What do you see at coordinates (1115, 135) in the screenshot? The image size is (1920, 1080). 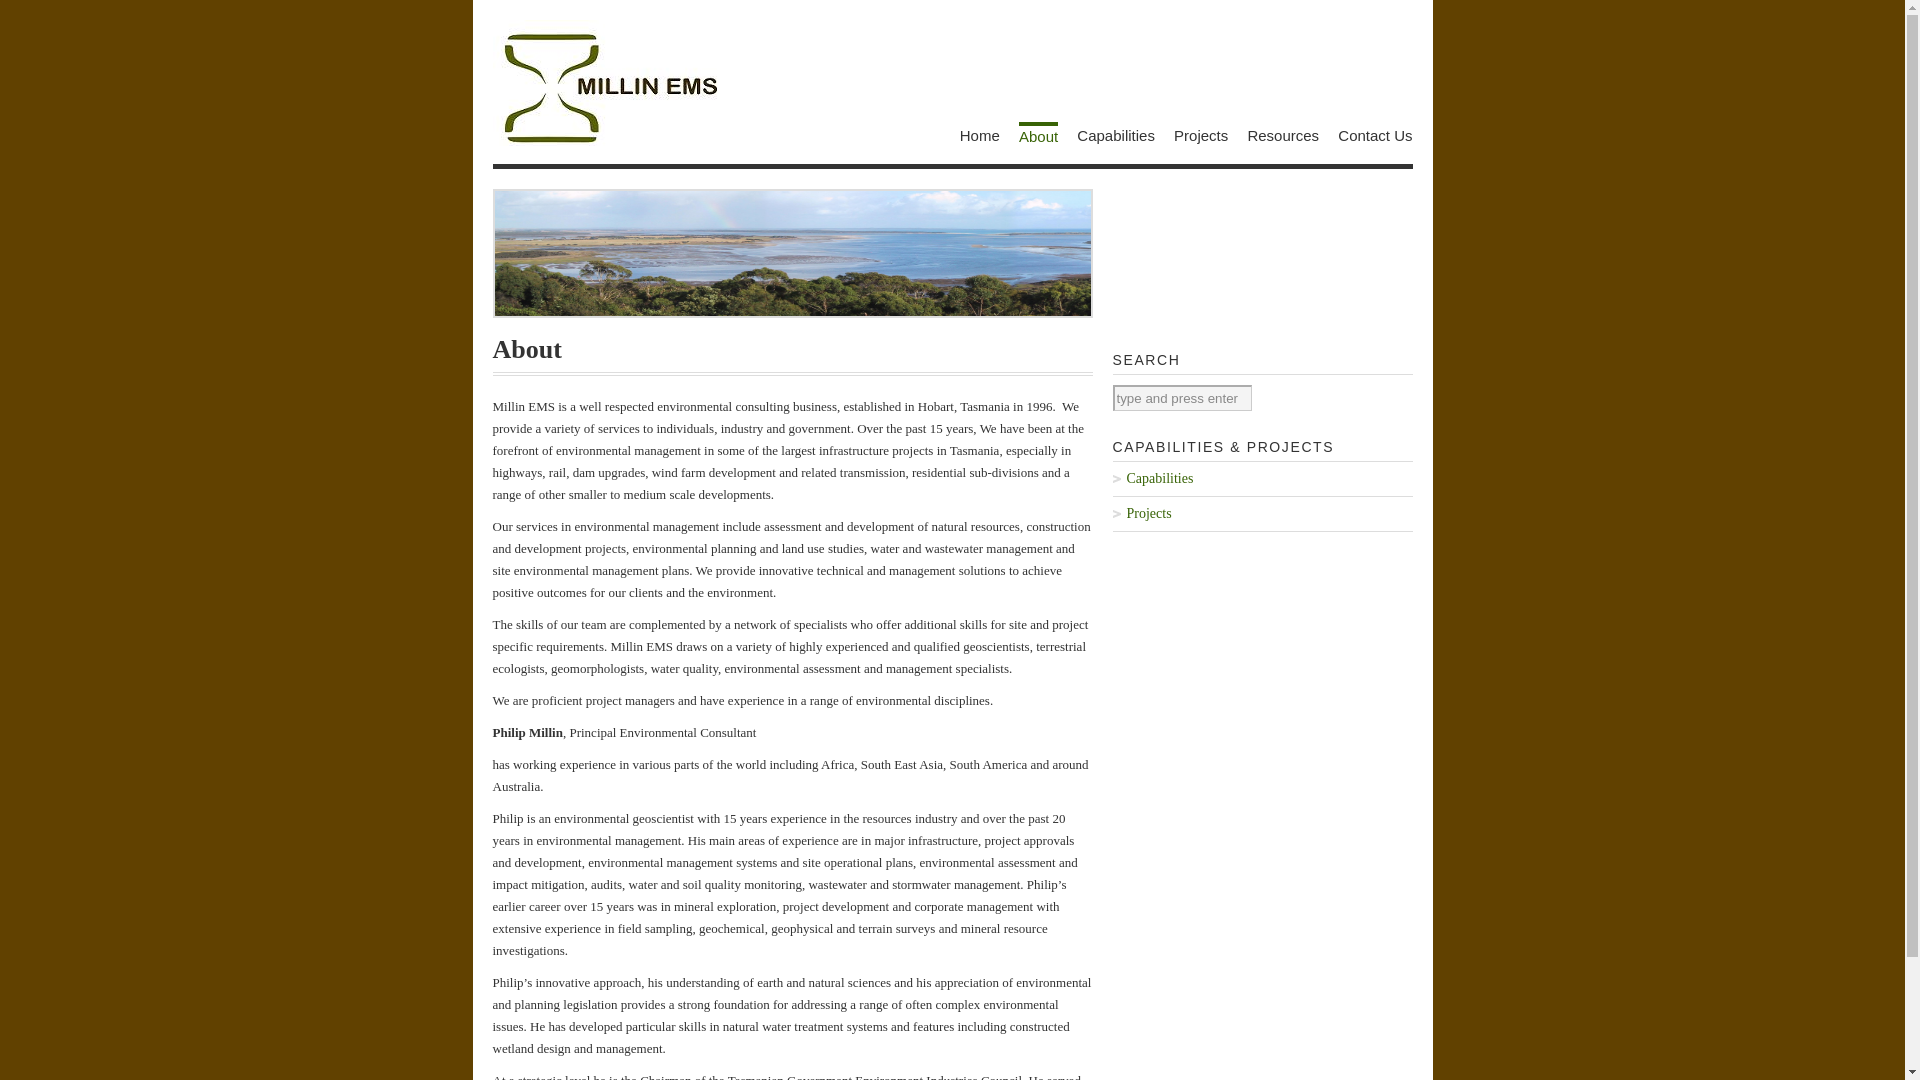 I see `'Capabilities'` at bounding box center [1115, 135].